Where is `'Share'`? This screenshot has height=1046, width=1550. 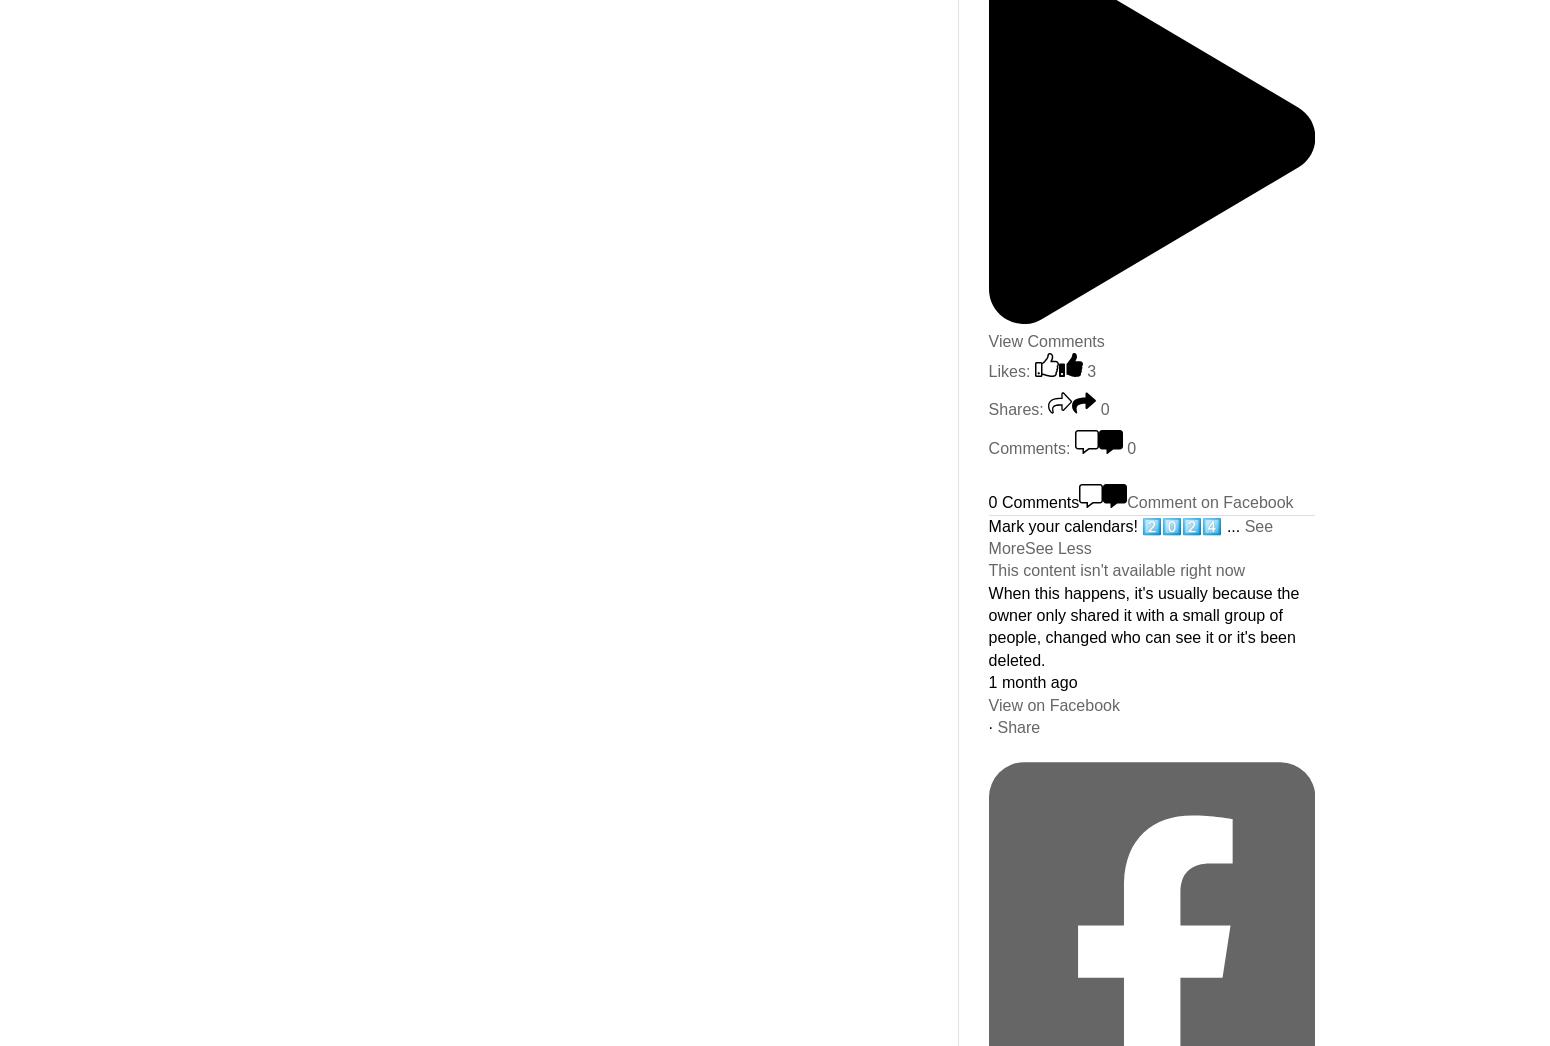
'Share' is located at coordinates (1018, 727).